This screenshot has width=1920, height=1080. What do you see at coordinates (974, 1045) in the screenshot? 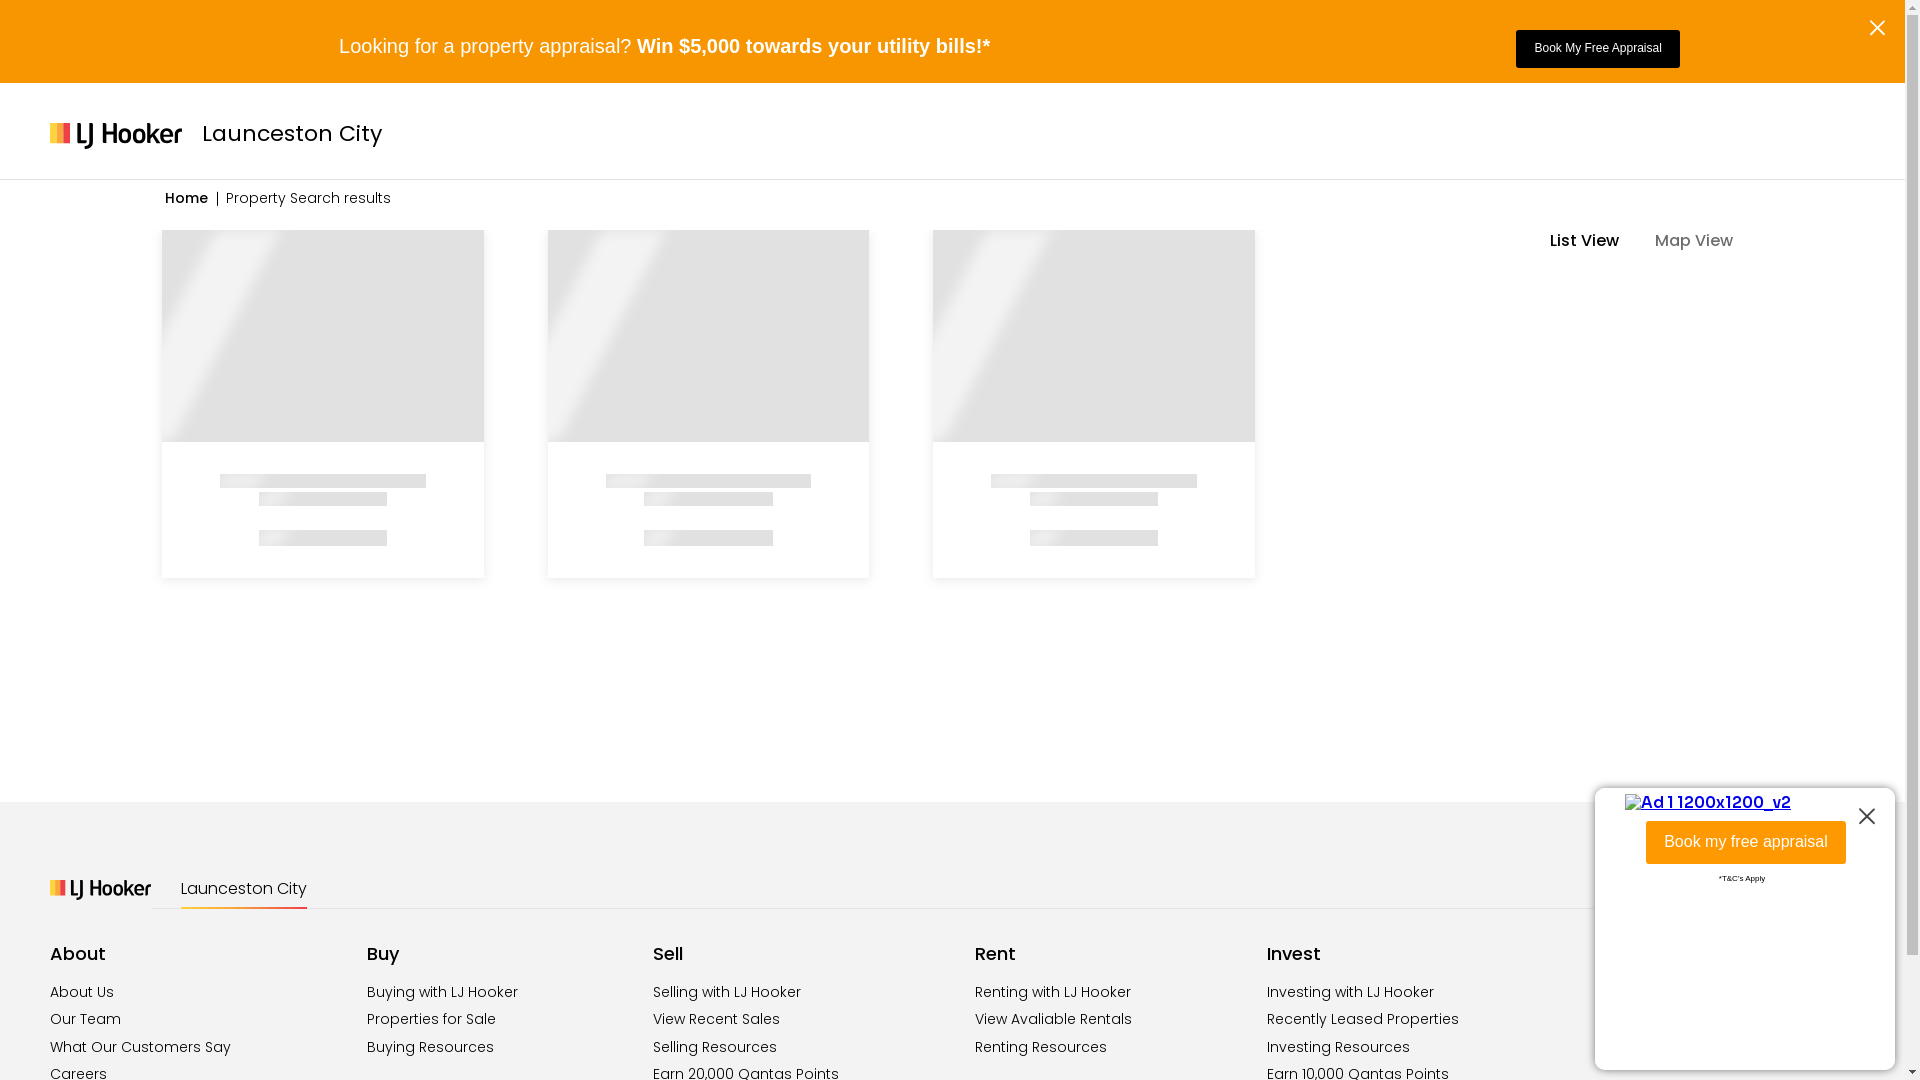
I see `'Renting Resources'` at bounding box center [974, 1045].